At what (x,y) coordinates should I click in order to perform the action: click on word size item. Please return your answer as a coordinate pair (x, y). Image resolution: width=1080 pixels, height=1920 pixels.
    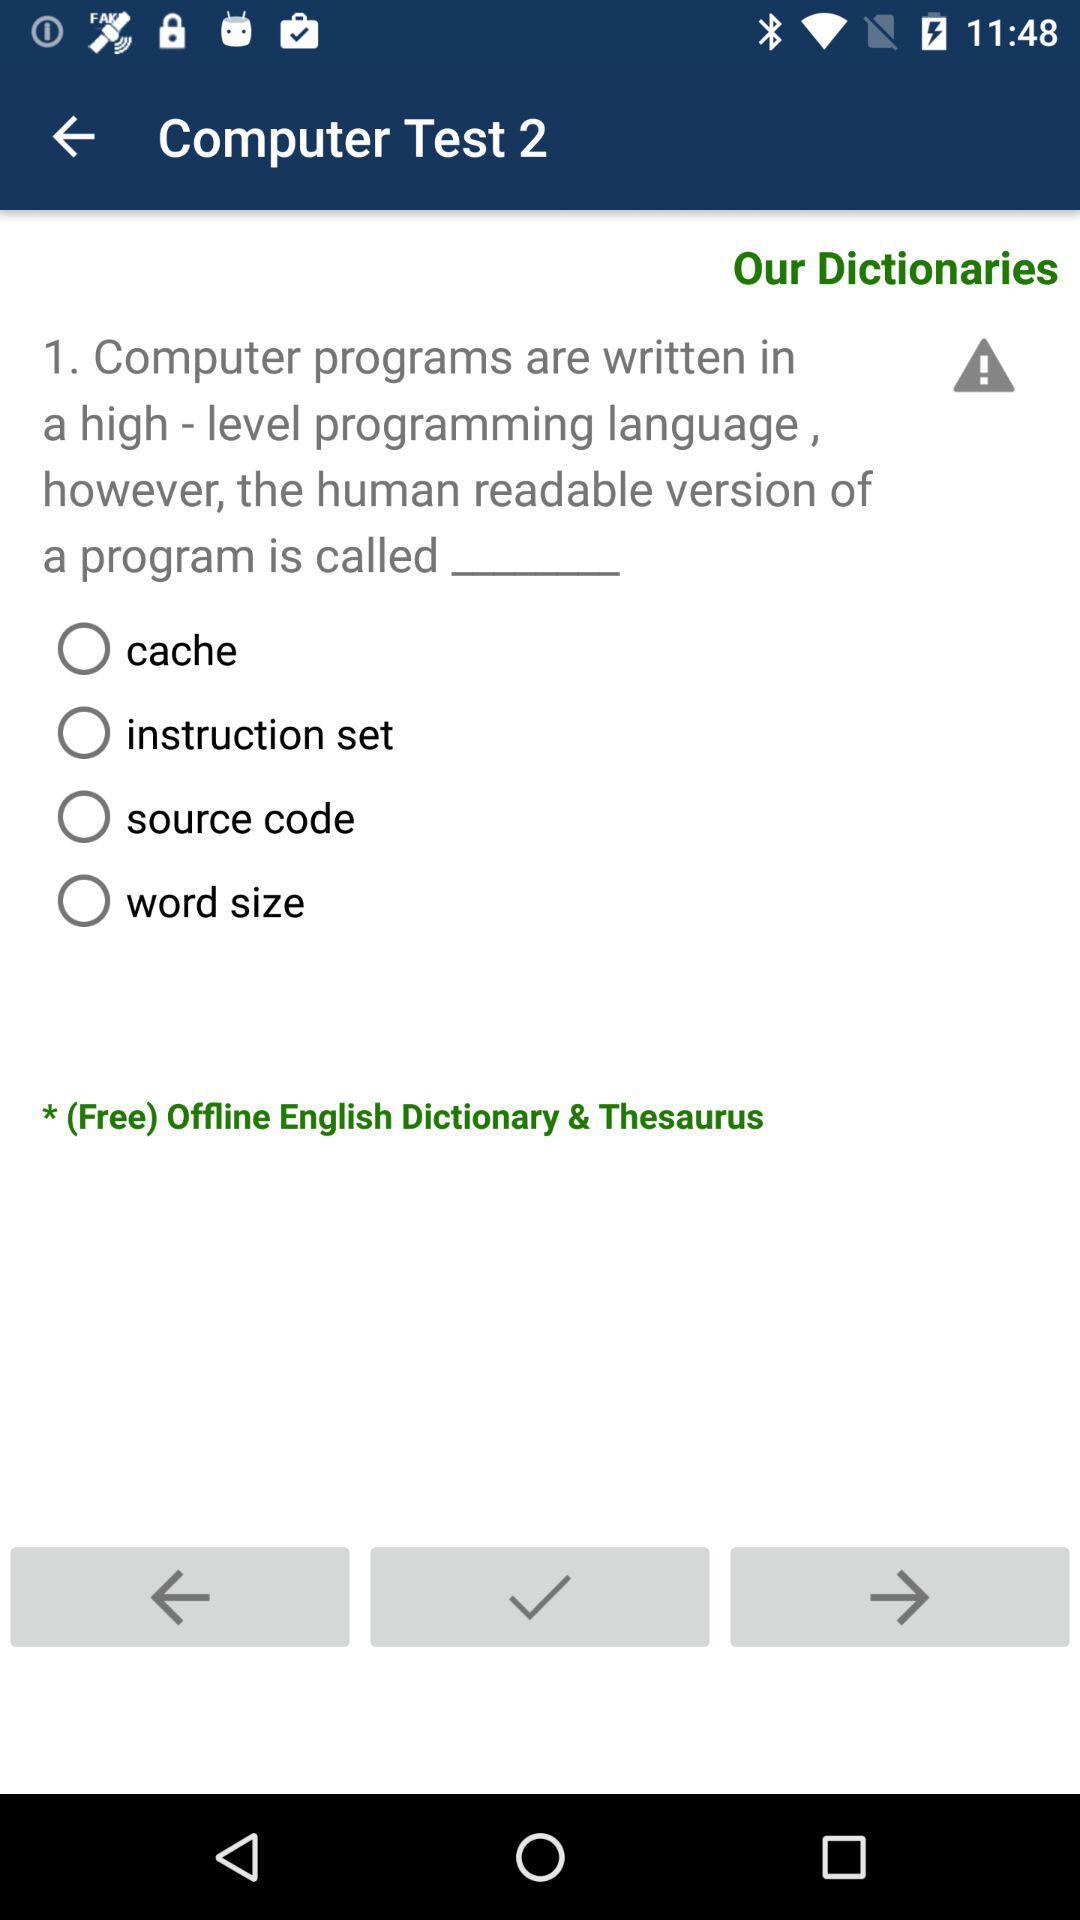
    Looking at the image, I should click on (560, 899).